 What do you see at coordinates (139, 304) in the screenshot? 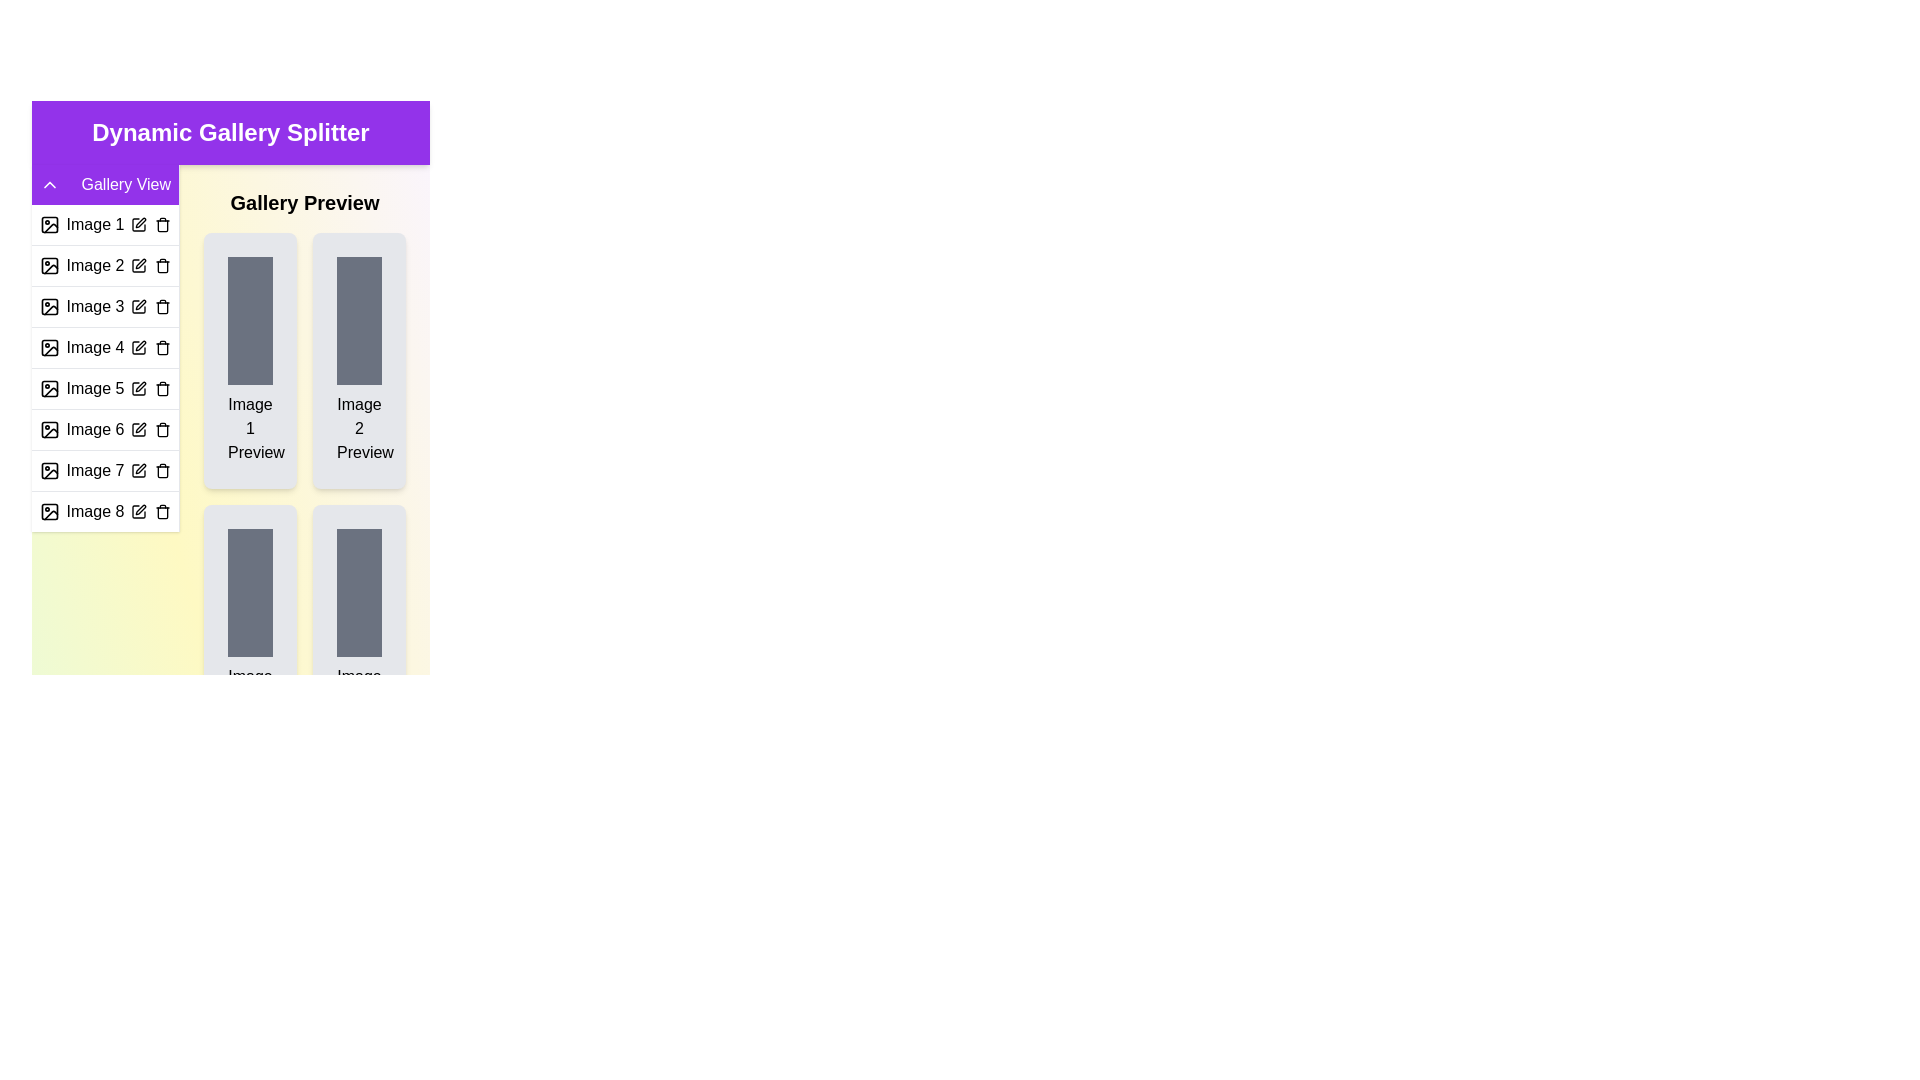
I see `the small pen icon that symbolizes an edit action located to the right of the text 'Image 3'` at bounding box center [139, 304].